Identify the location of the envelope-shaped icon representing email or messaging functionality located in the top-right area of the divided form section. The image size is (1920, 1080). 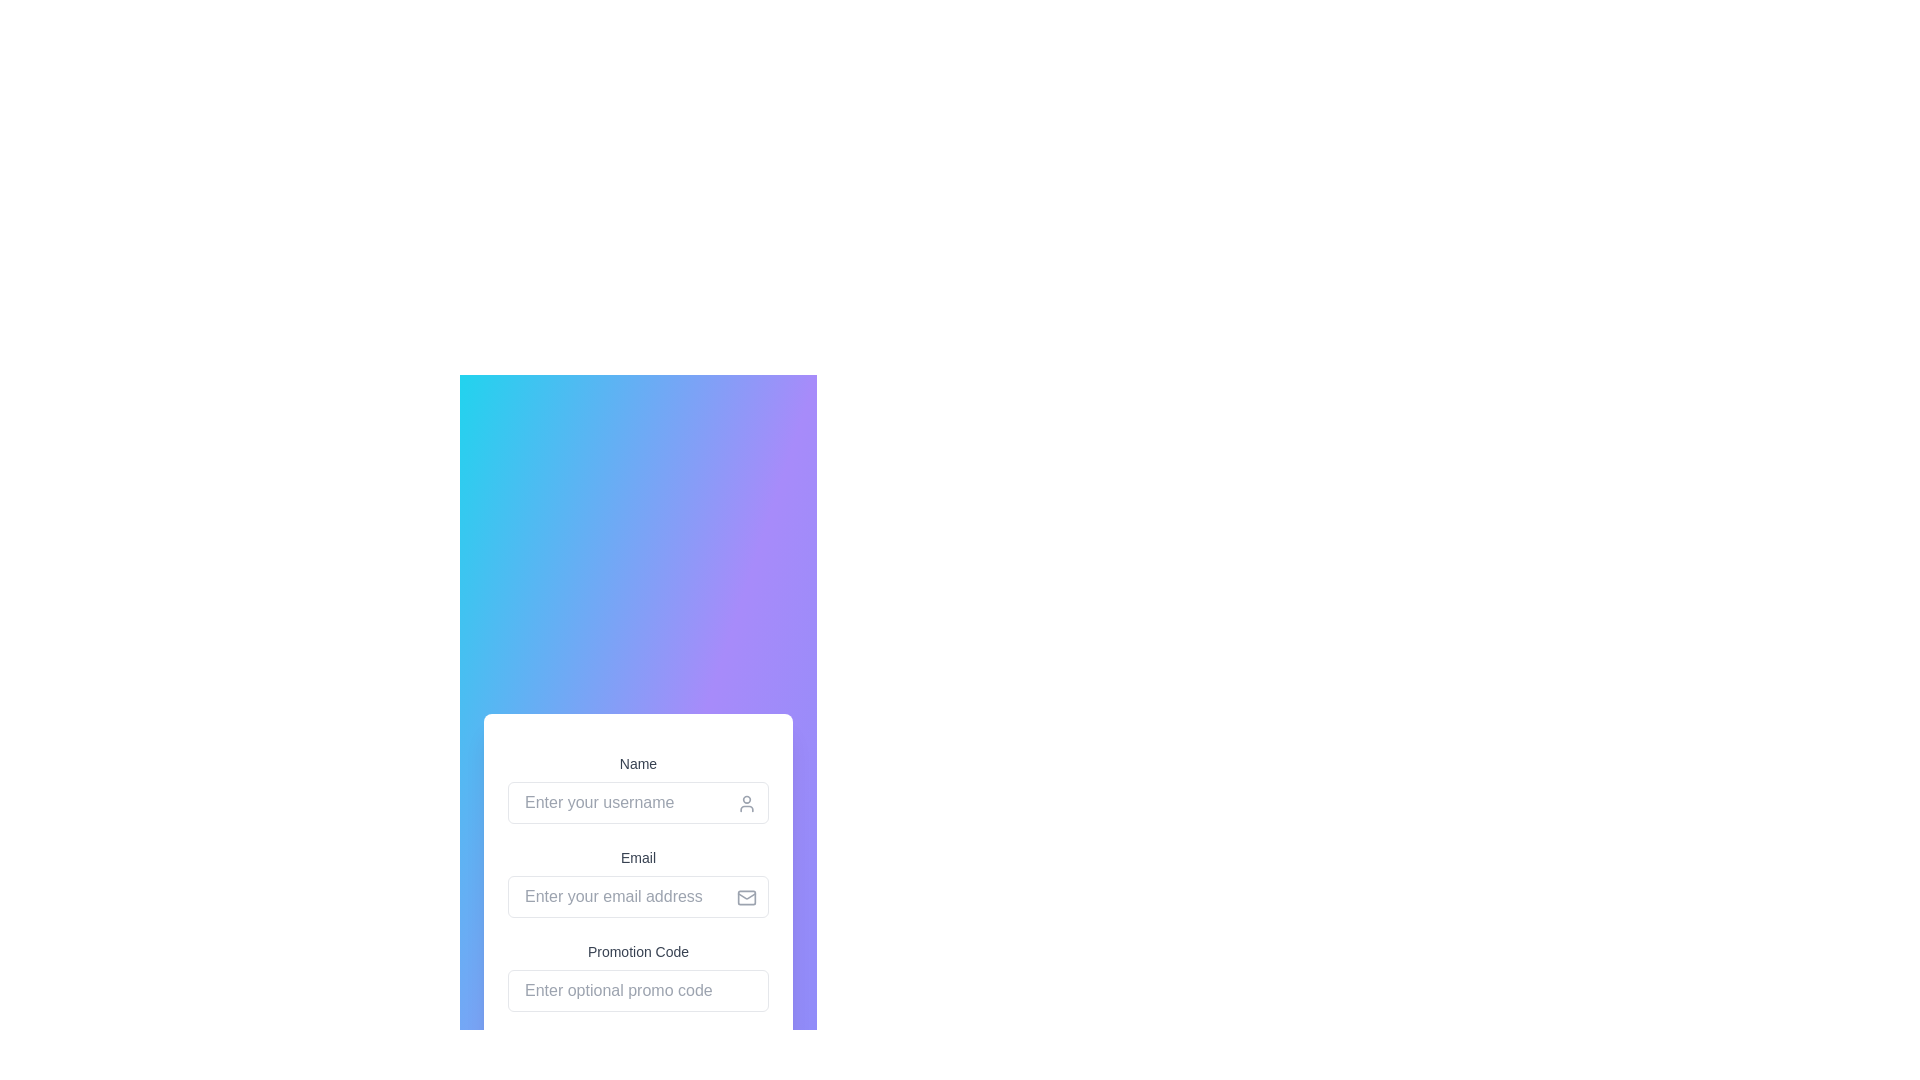
(746, 894).